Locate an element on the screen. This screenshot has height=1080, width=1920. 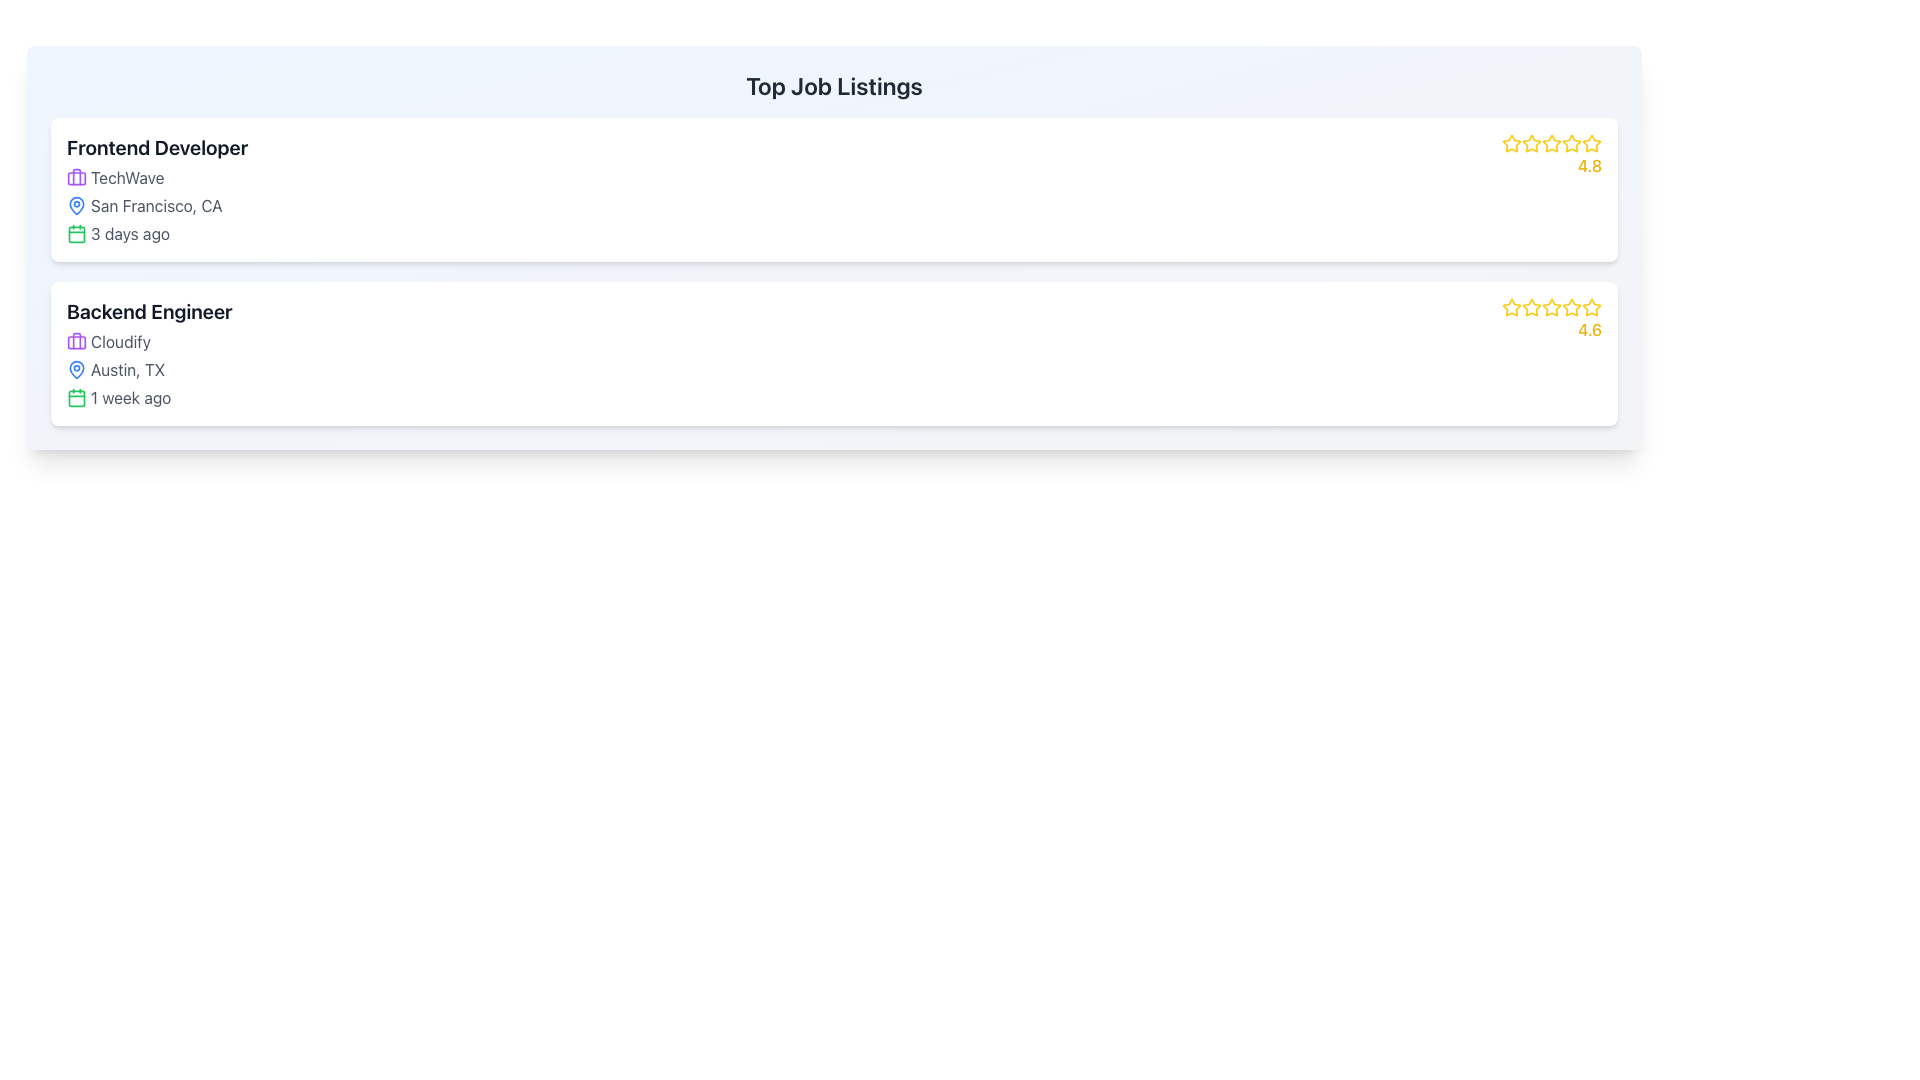
text content of the 'Backend Engineer' label which is prominently displayed in bold and larger font style within the job posting section is located at coordinates (148, 312).